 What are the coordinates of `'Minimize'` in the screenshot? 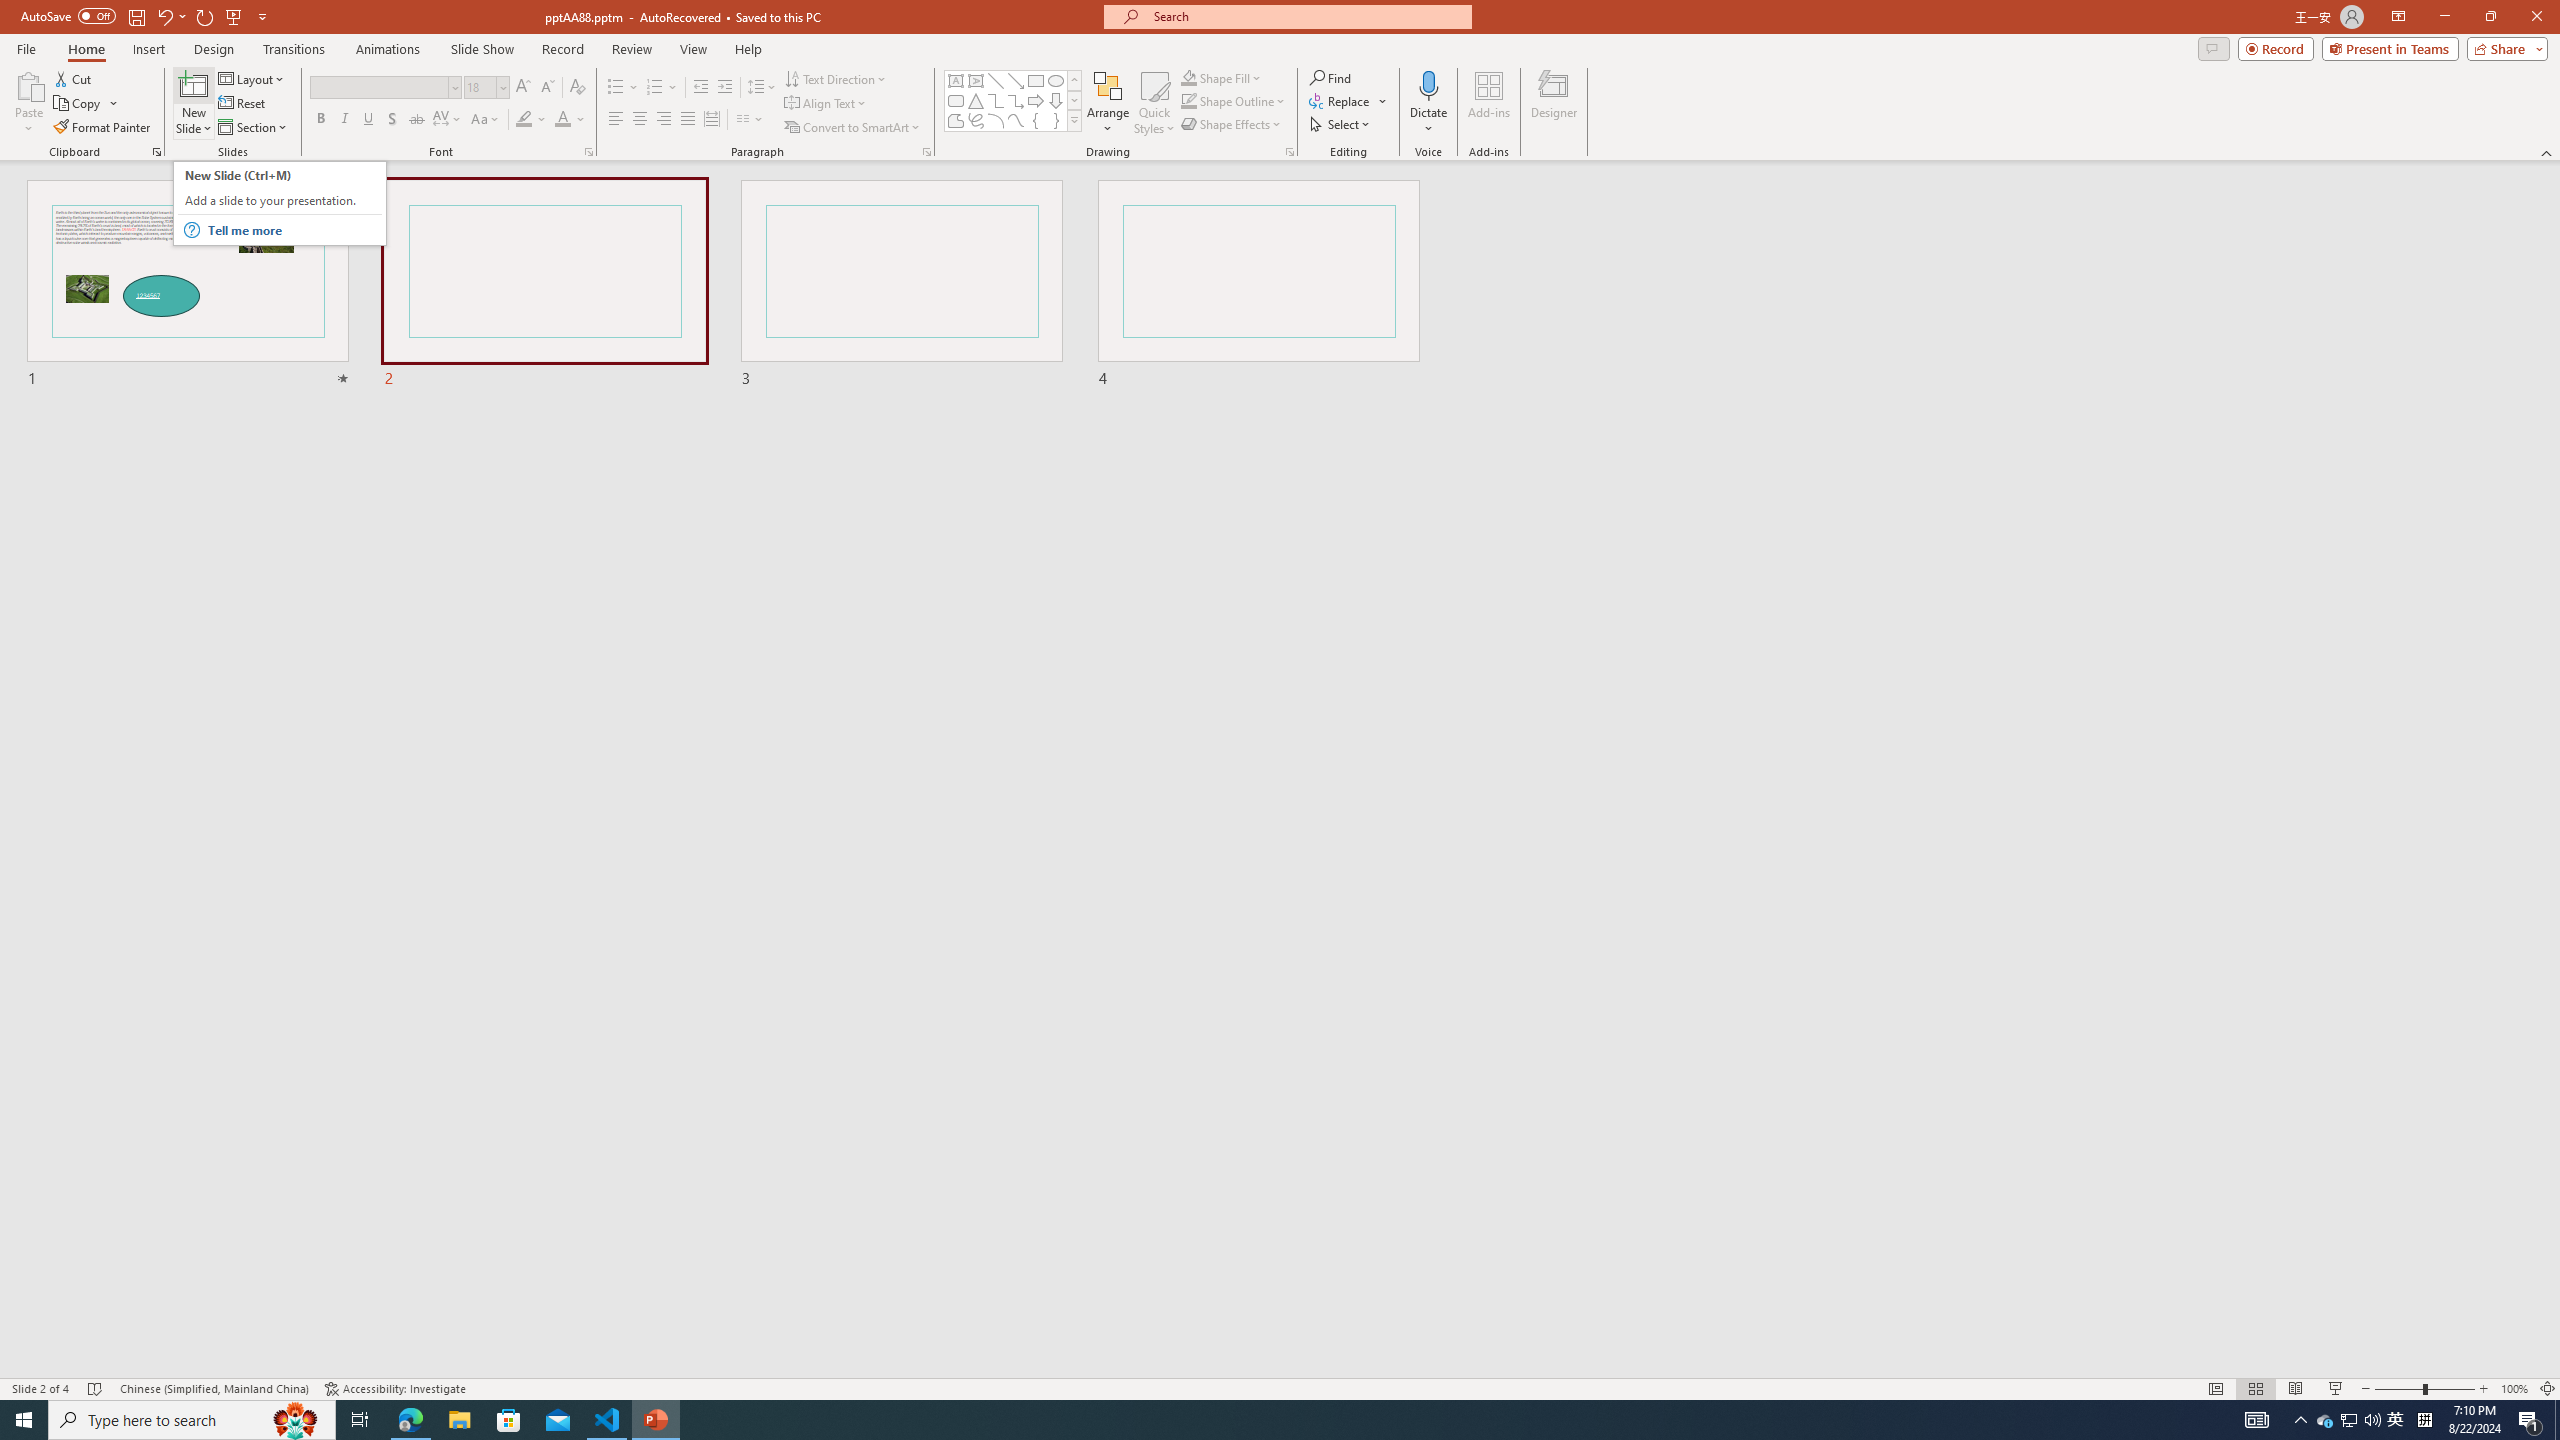 It's located at (2443, 16).